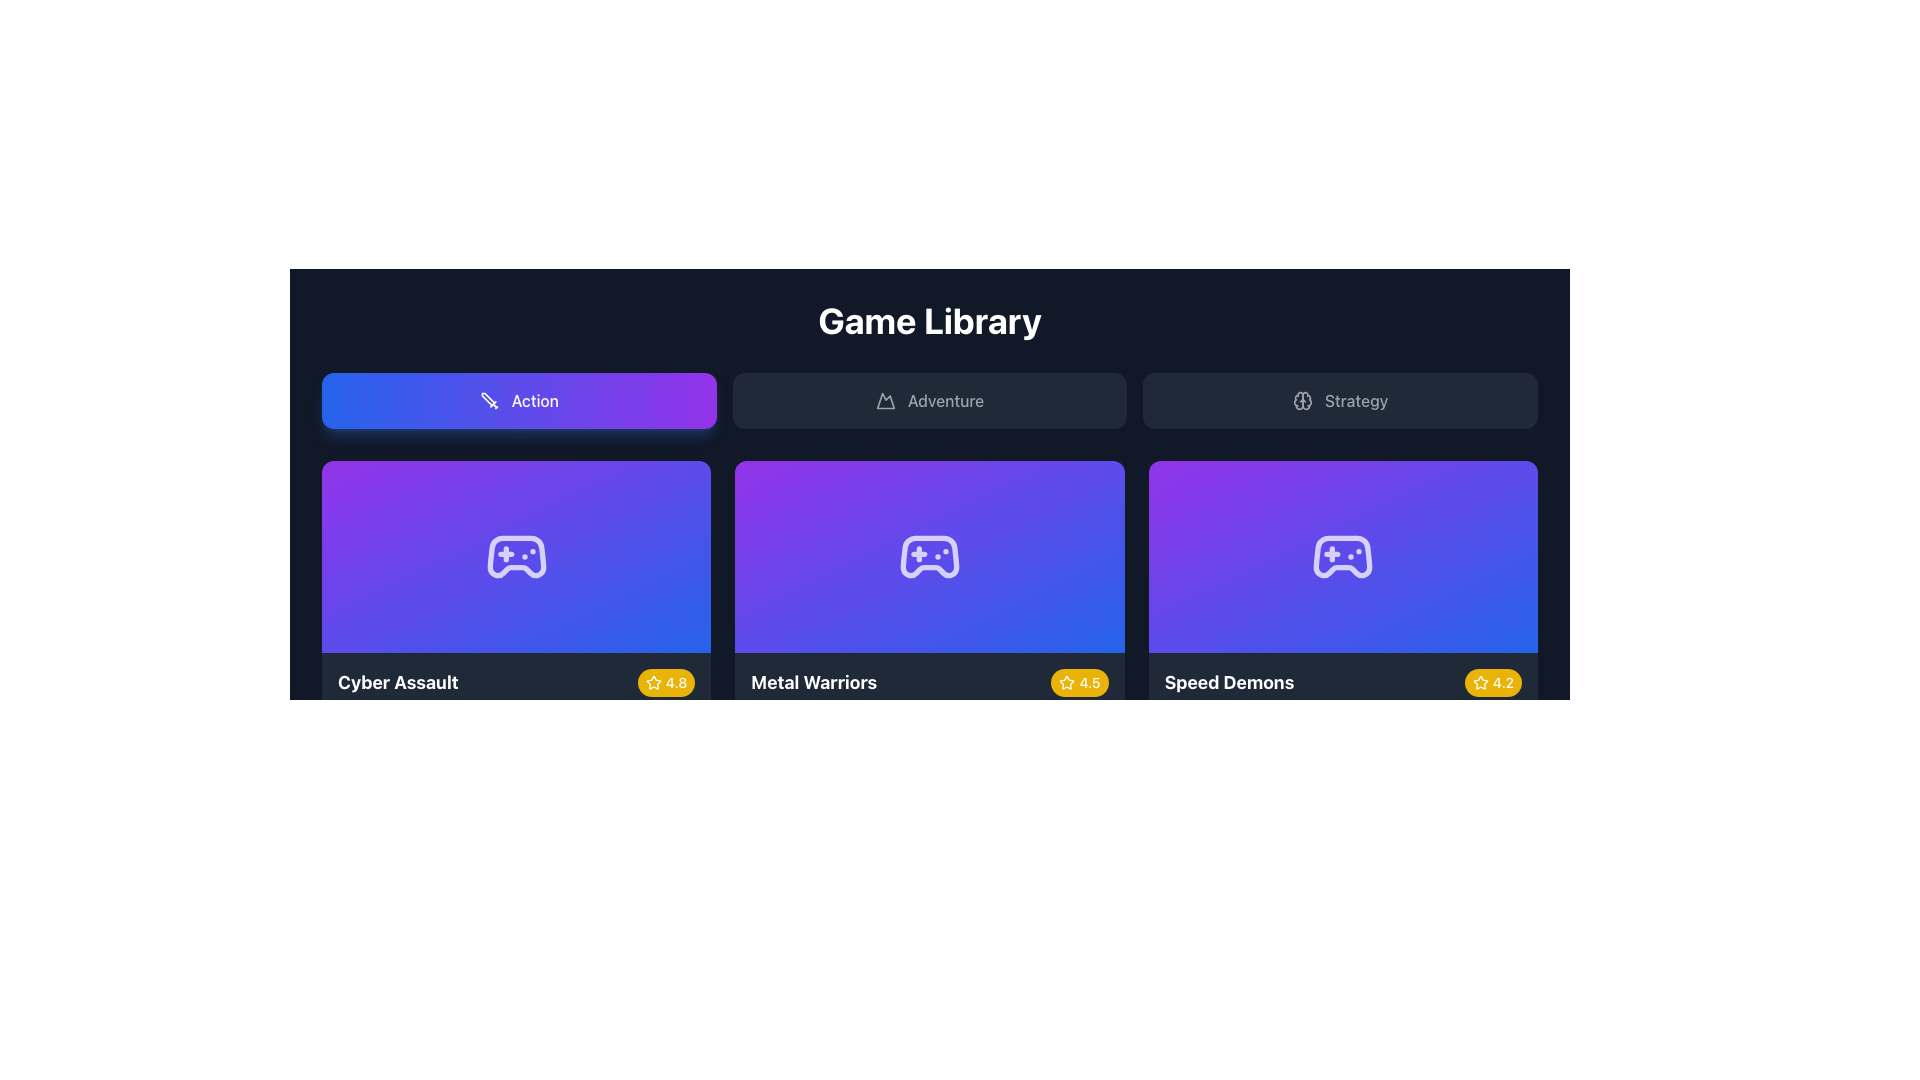  What do you see at coordinates (1480, 681) in the screenshot?
I see `the star icon representing the rating of '4.2' in the bottom-right corner of the 'Speed Demons' card` at bounding box center [1480, 681].